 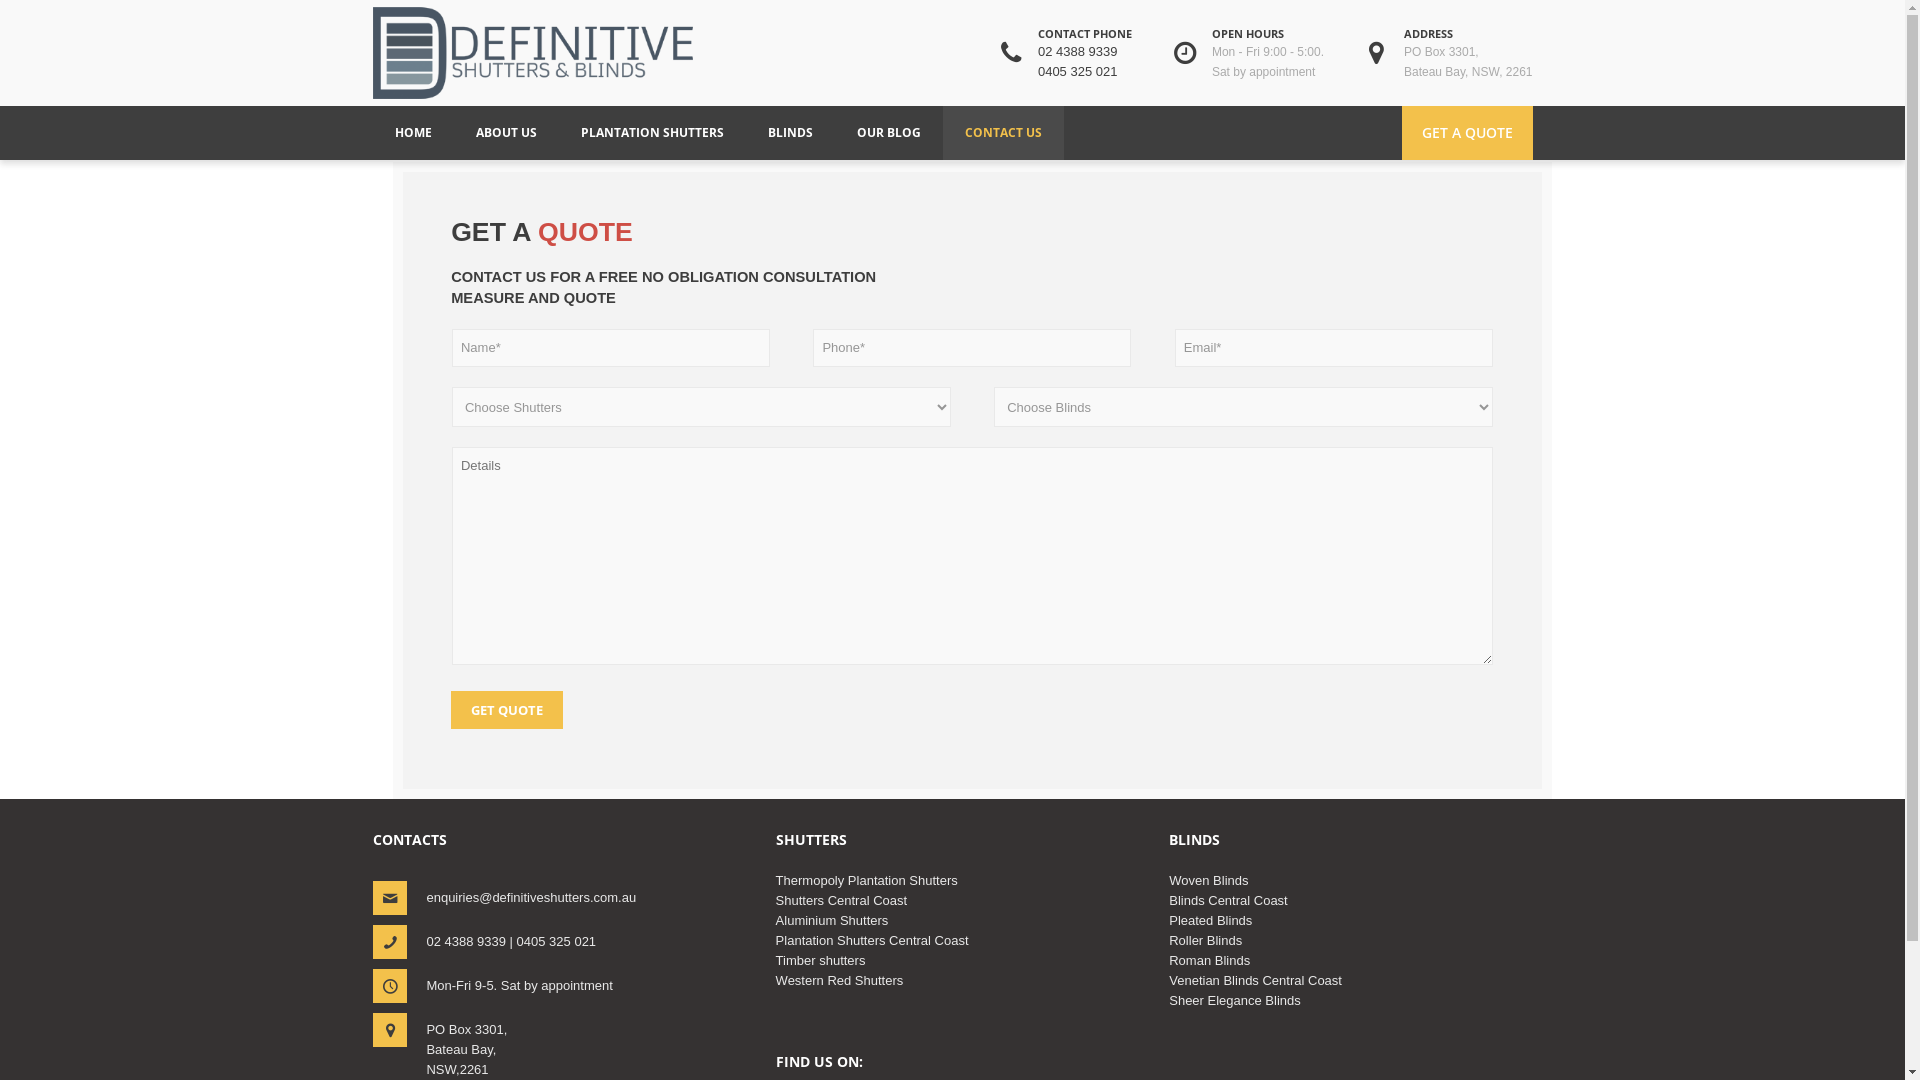 I want to click on 'Pleated Blinds', so click(x=1209, y=920).